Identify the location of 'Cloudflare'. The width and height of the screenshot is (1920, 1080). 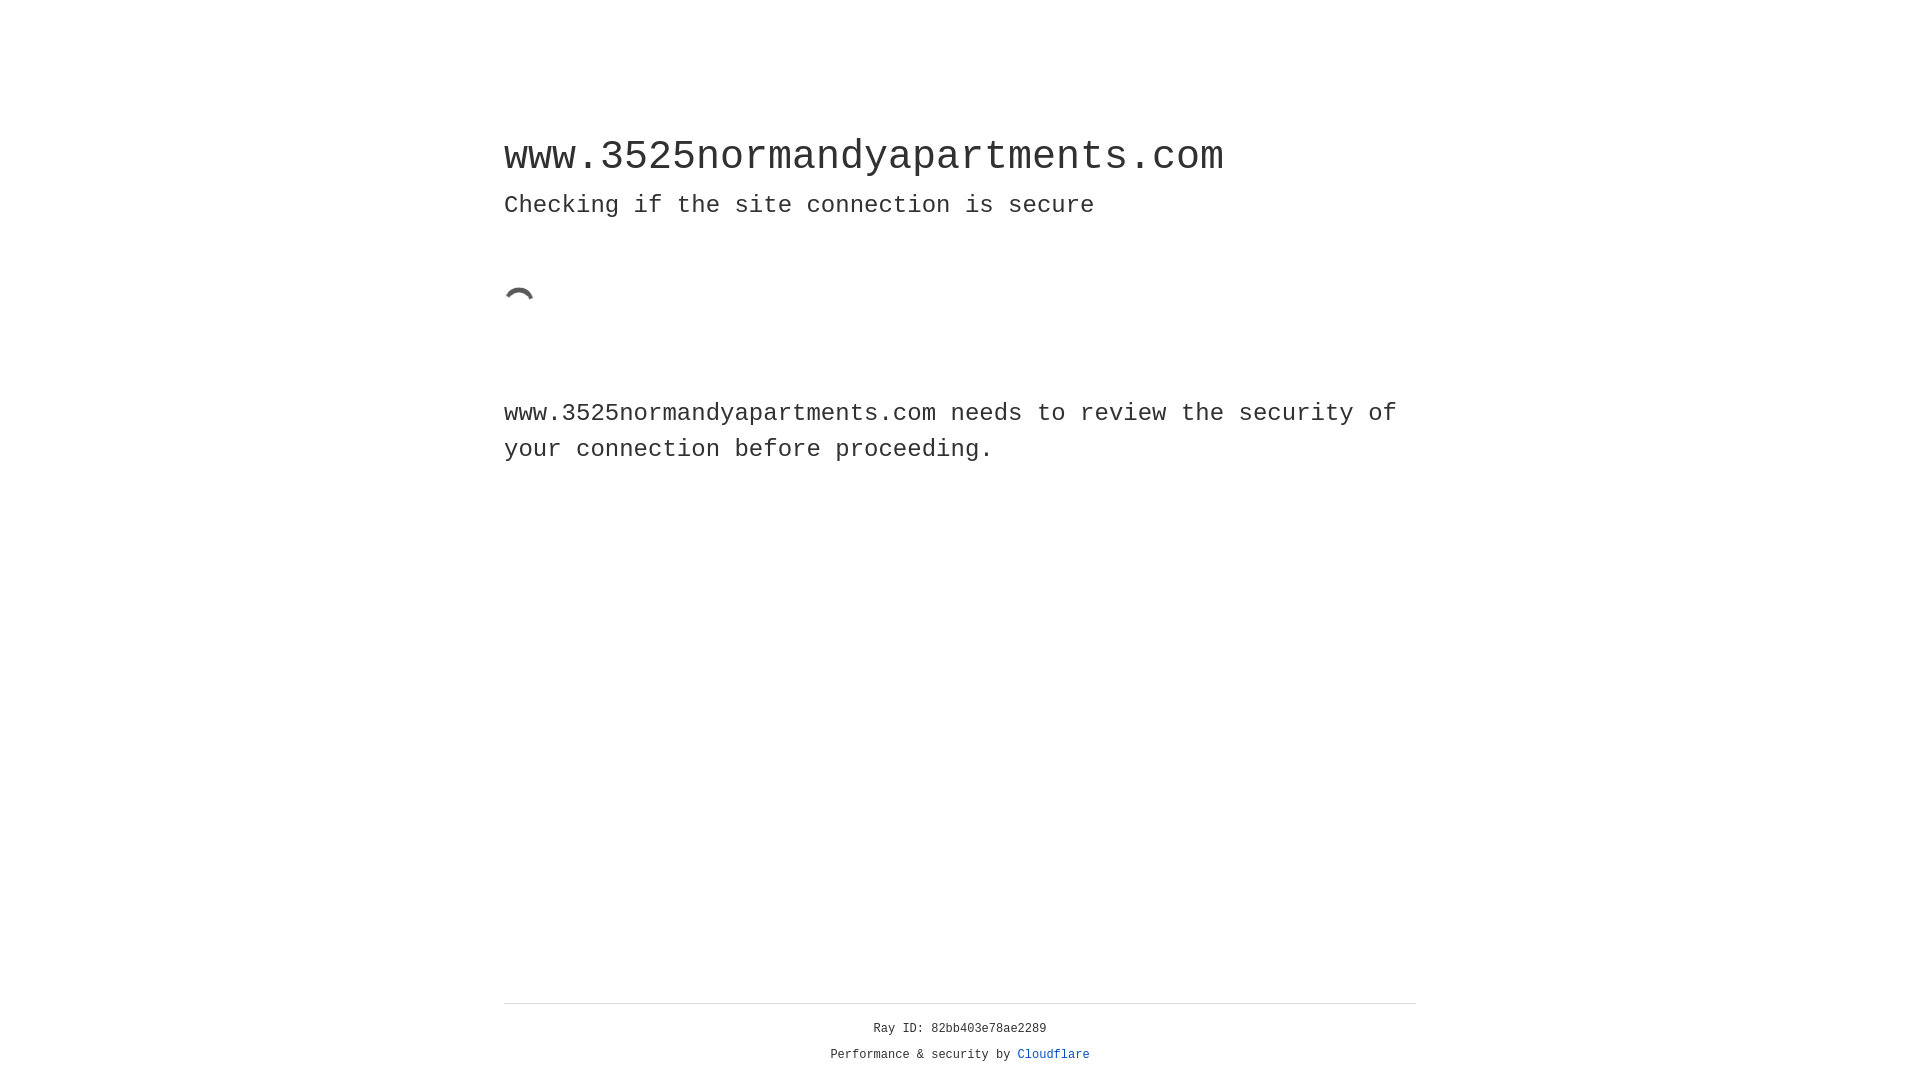
(1053, 1054).